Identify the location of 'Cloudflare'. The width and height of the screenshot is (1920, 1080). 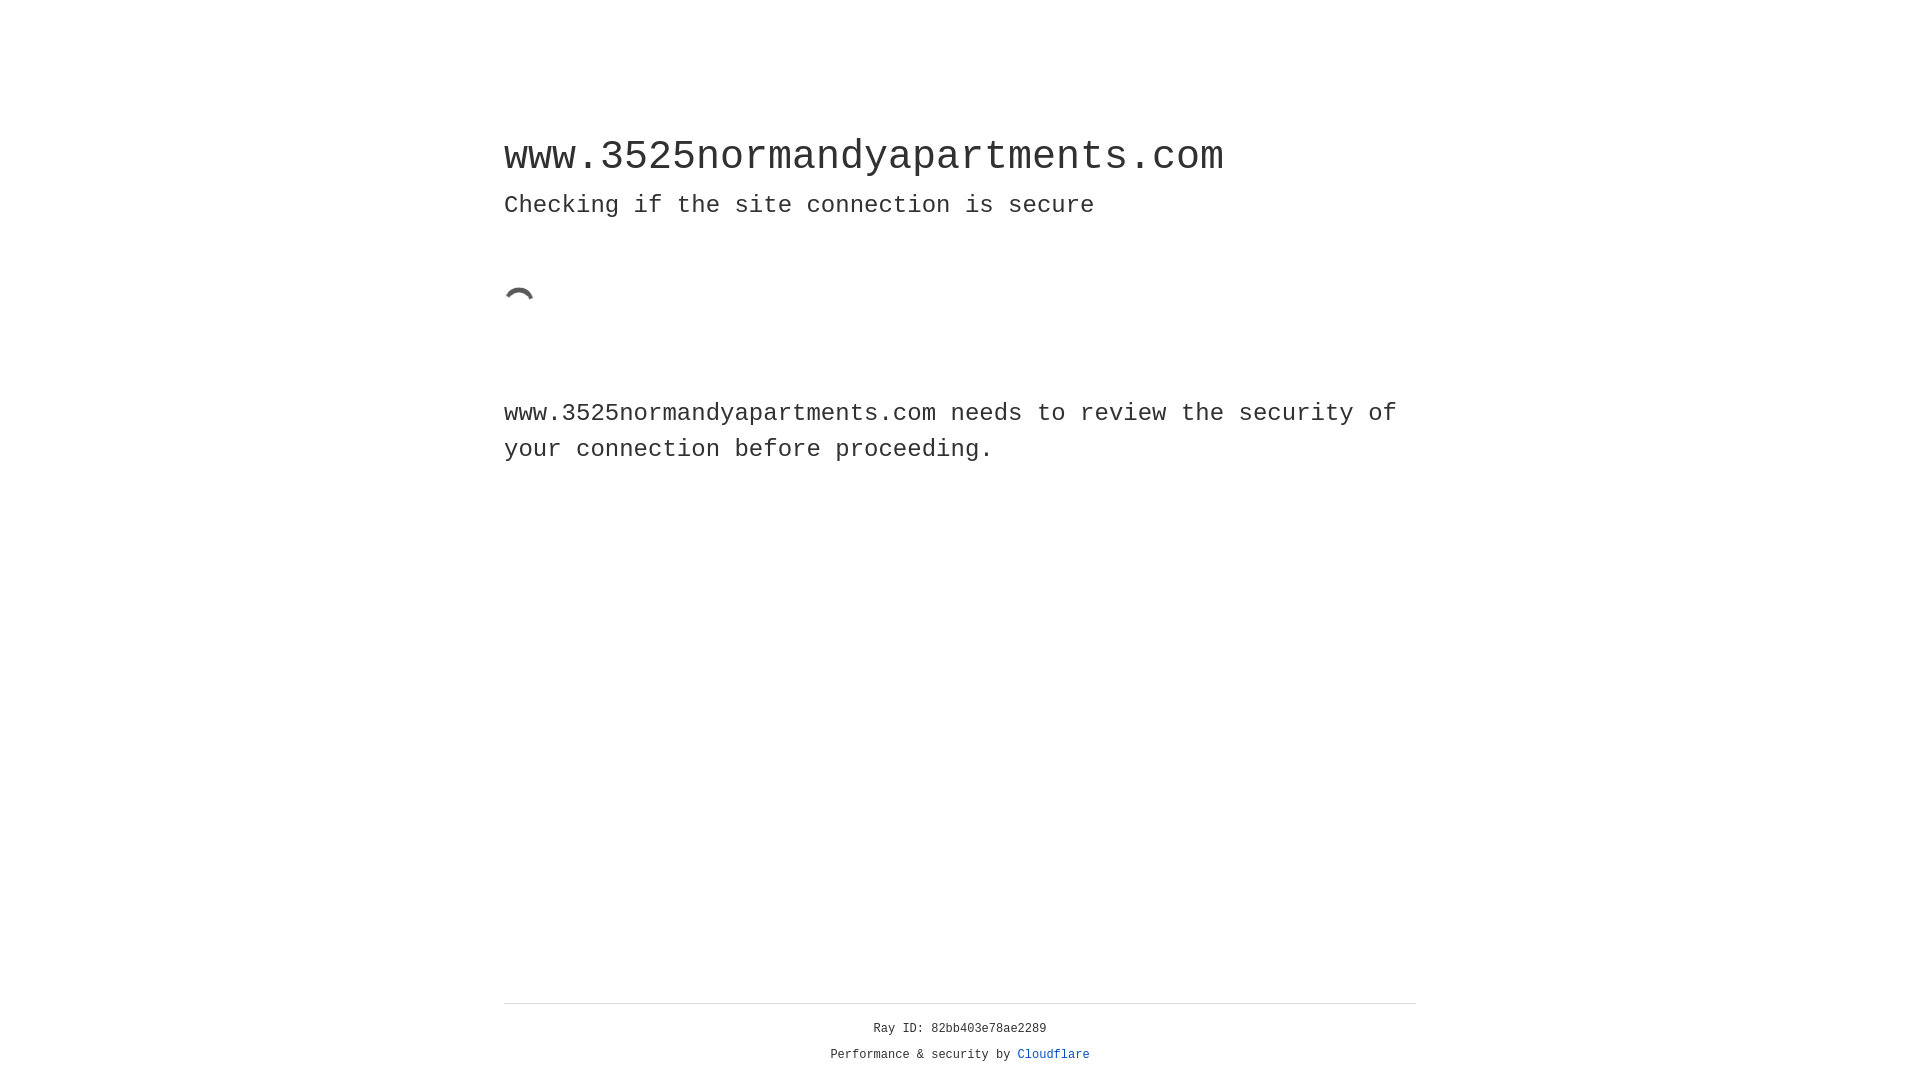
(1053, 1054).